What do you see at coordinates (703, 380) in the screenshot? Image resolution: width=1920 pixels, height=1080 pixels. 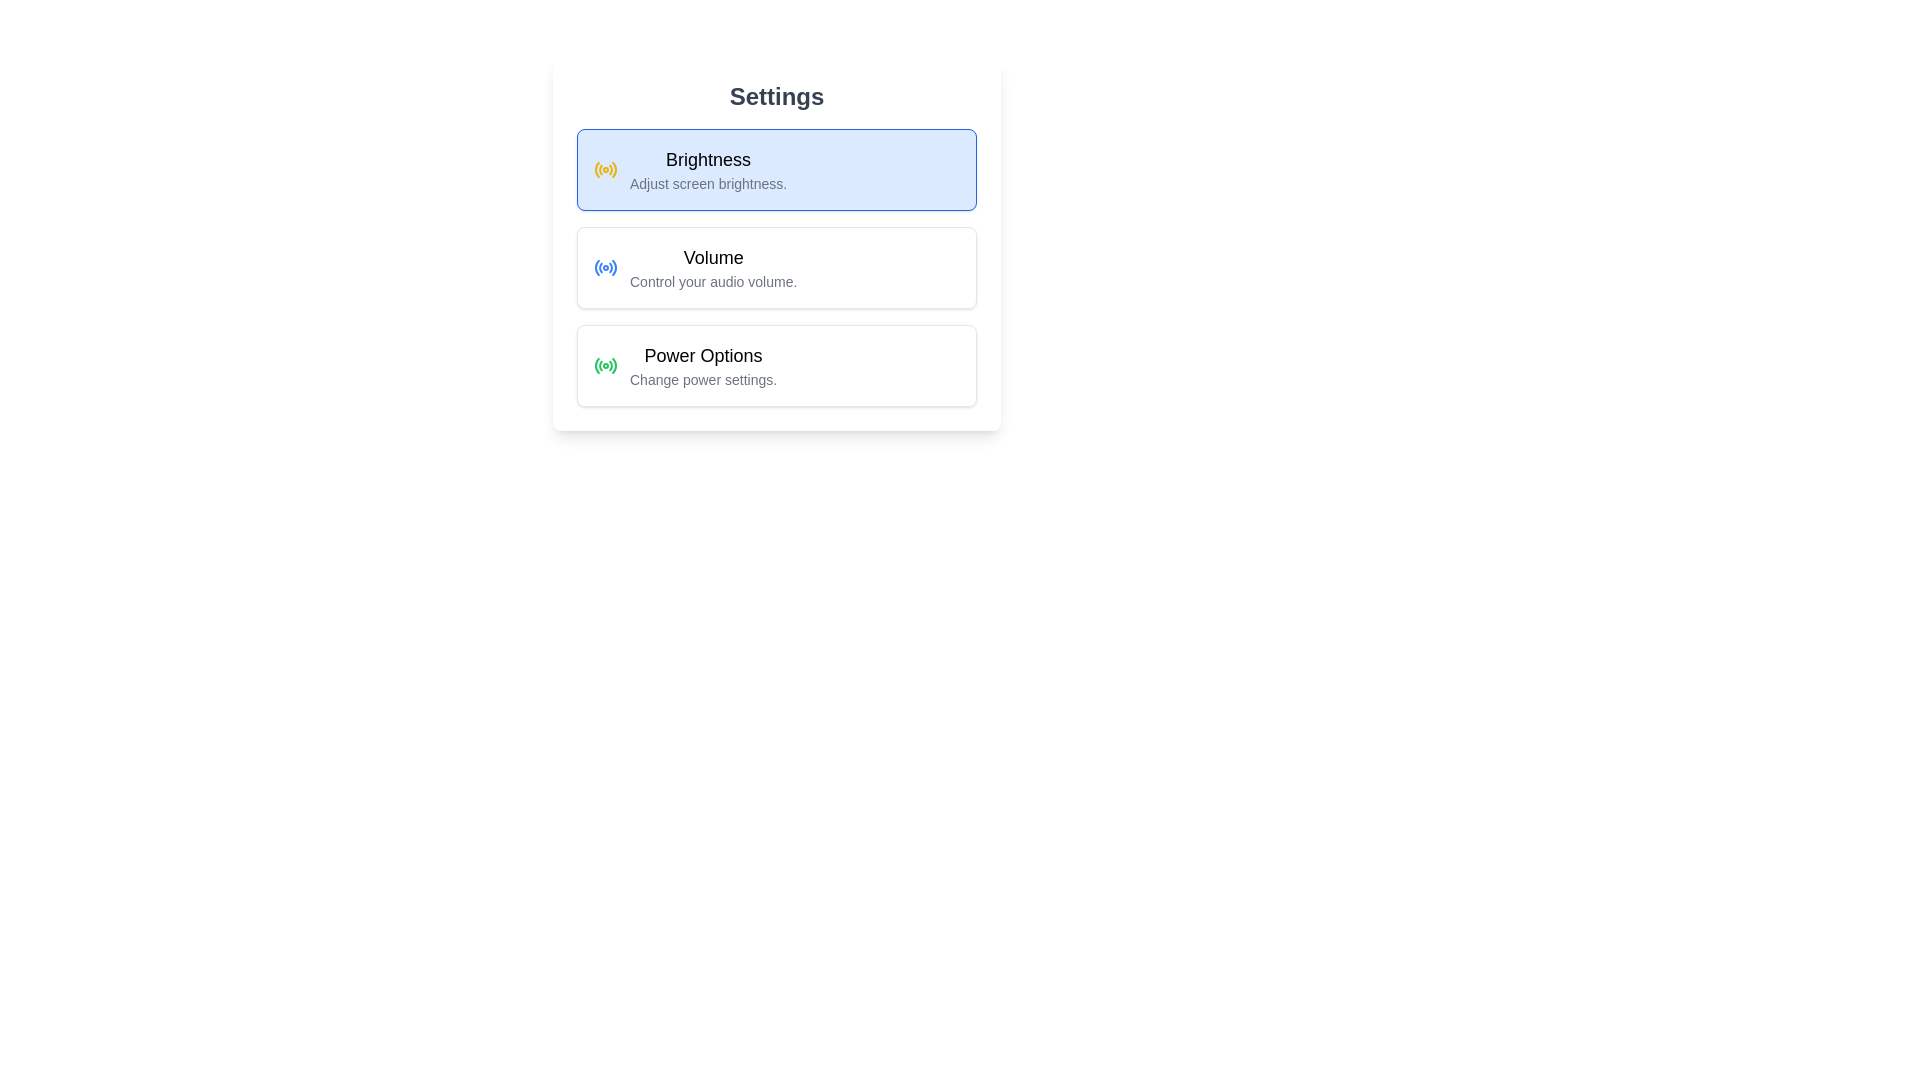 I see `the Text label that provides additional descriptive information about the 'Power Options' setting, located below the primary label in its section` at bounding box center [703, 380].